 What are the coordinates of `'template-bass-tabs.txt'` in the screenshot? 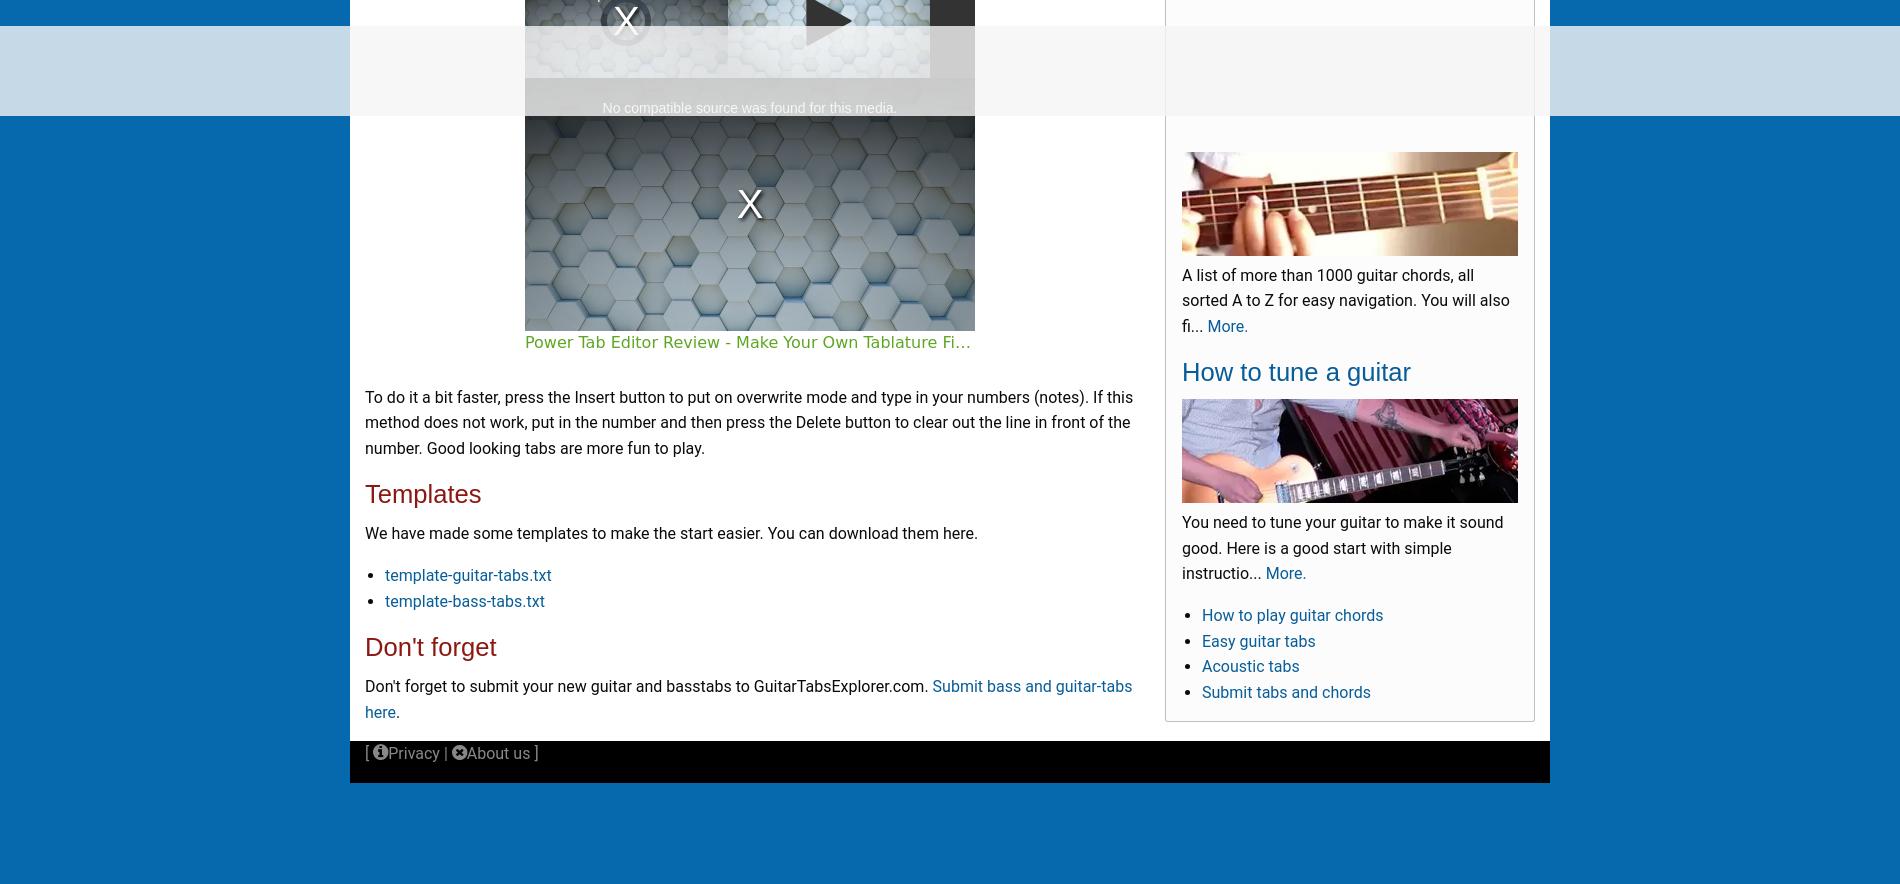 It's located at (463, 600).